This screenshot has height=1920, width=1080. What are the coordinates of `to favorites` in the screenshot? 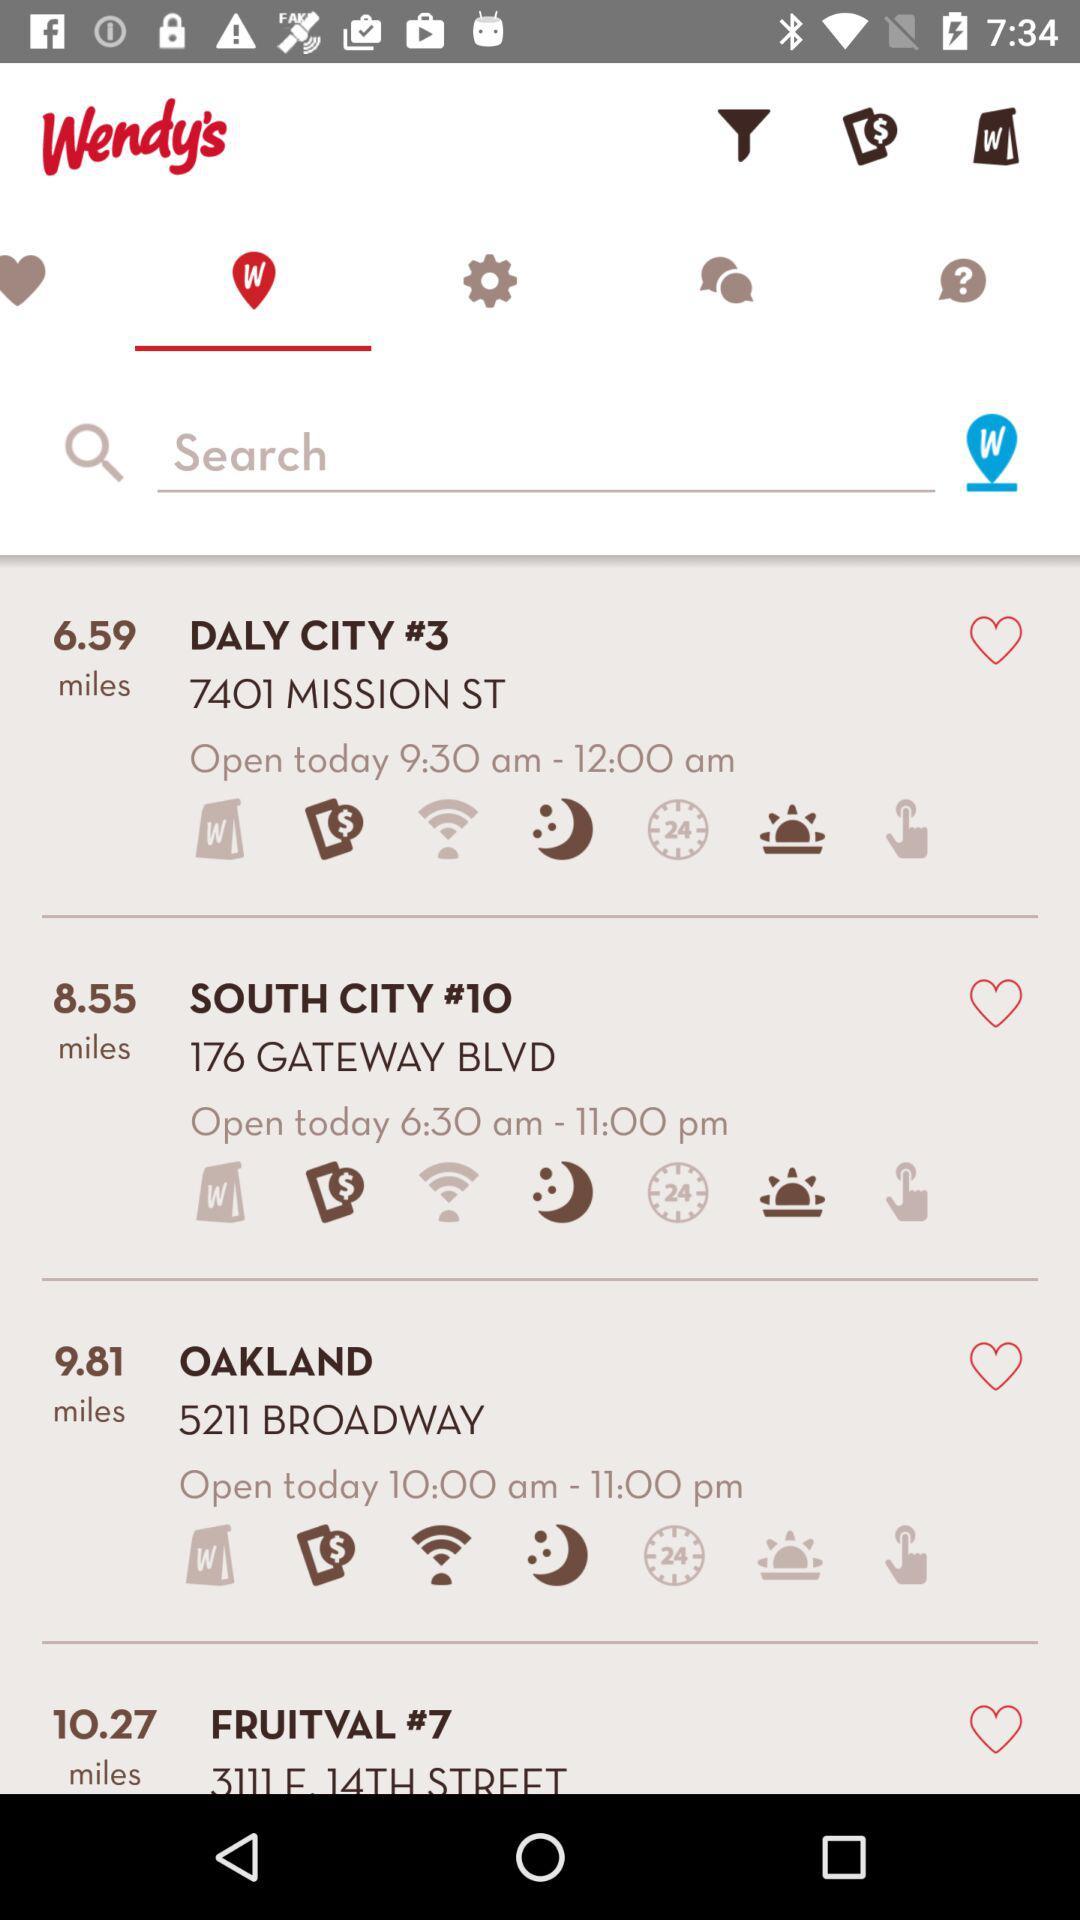 It's located at (66, 279).